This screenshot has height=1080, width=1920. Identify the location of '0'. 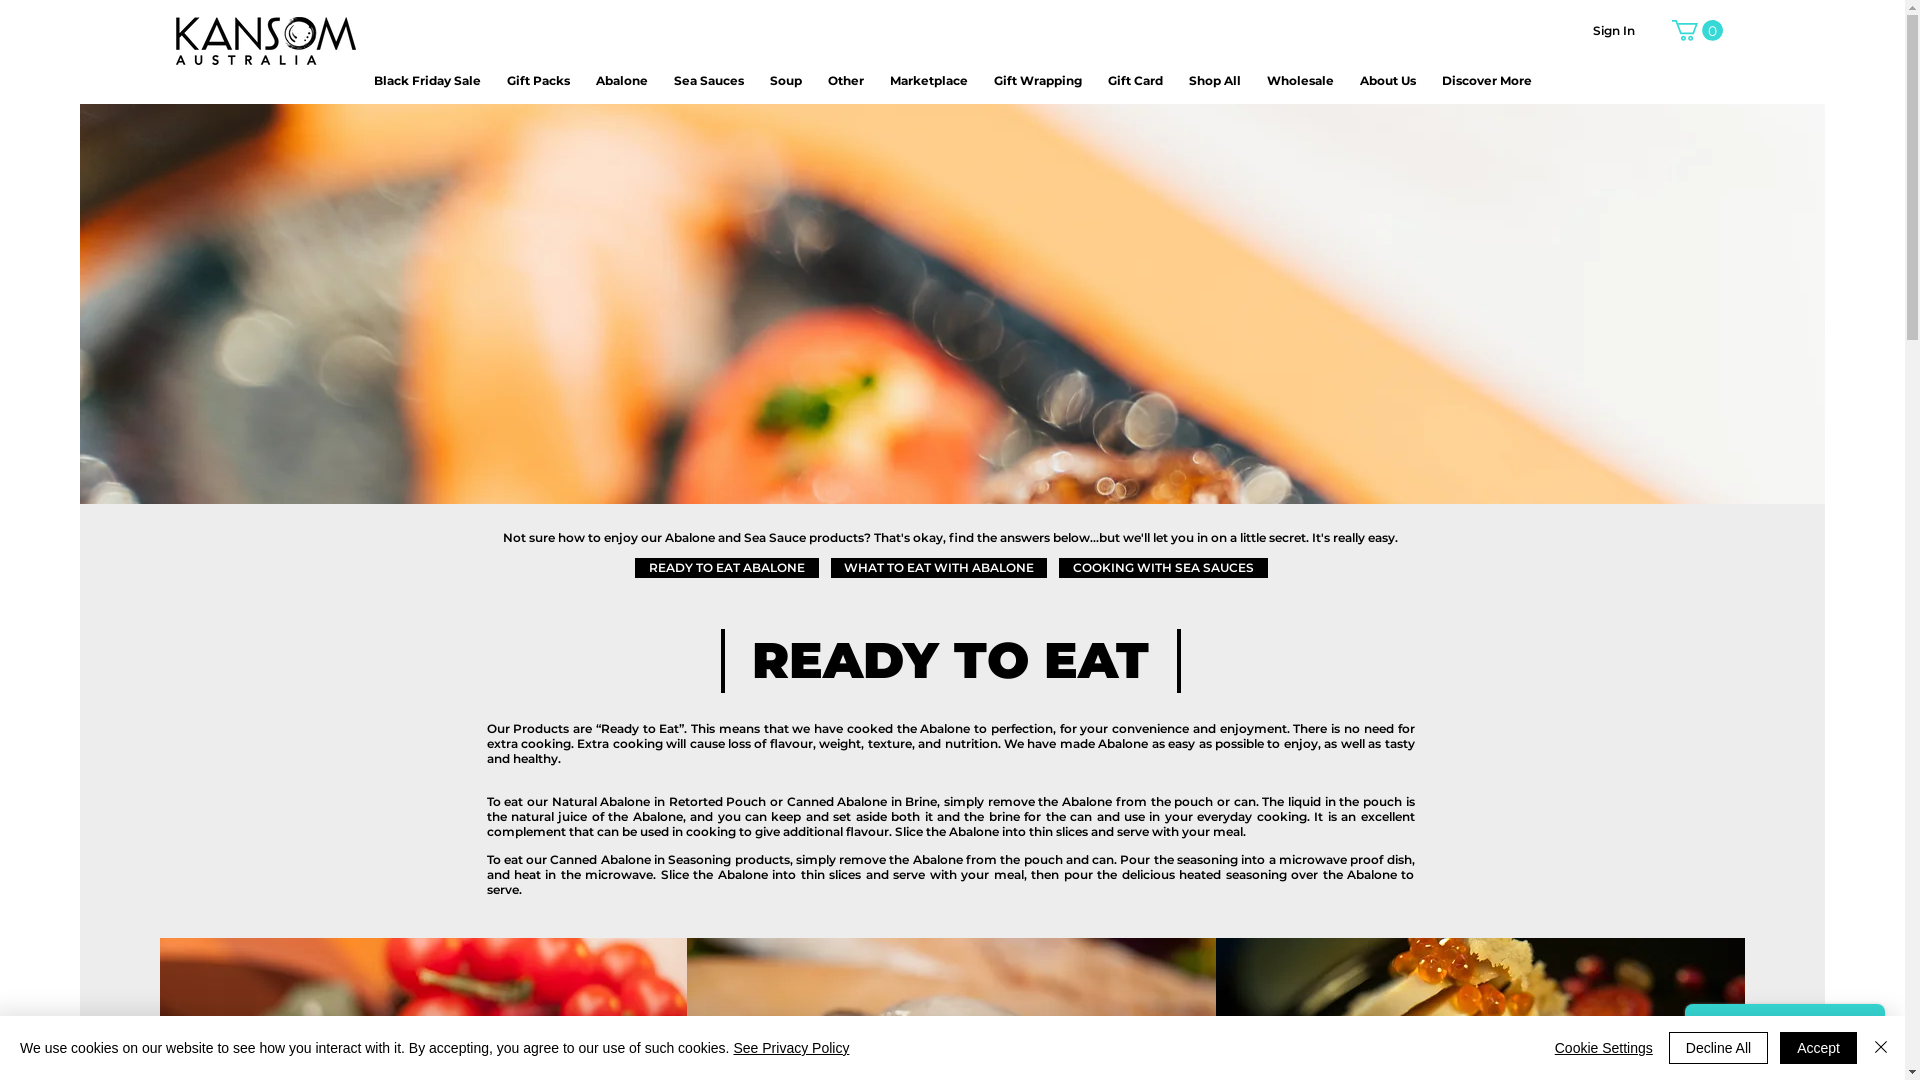
(1696, 30).